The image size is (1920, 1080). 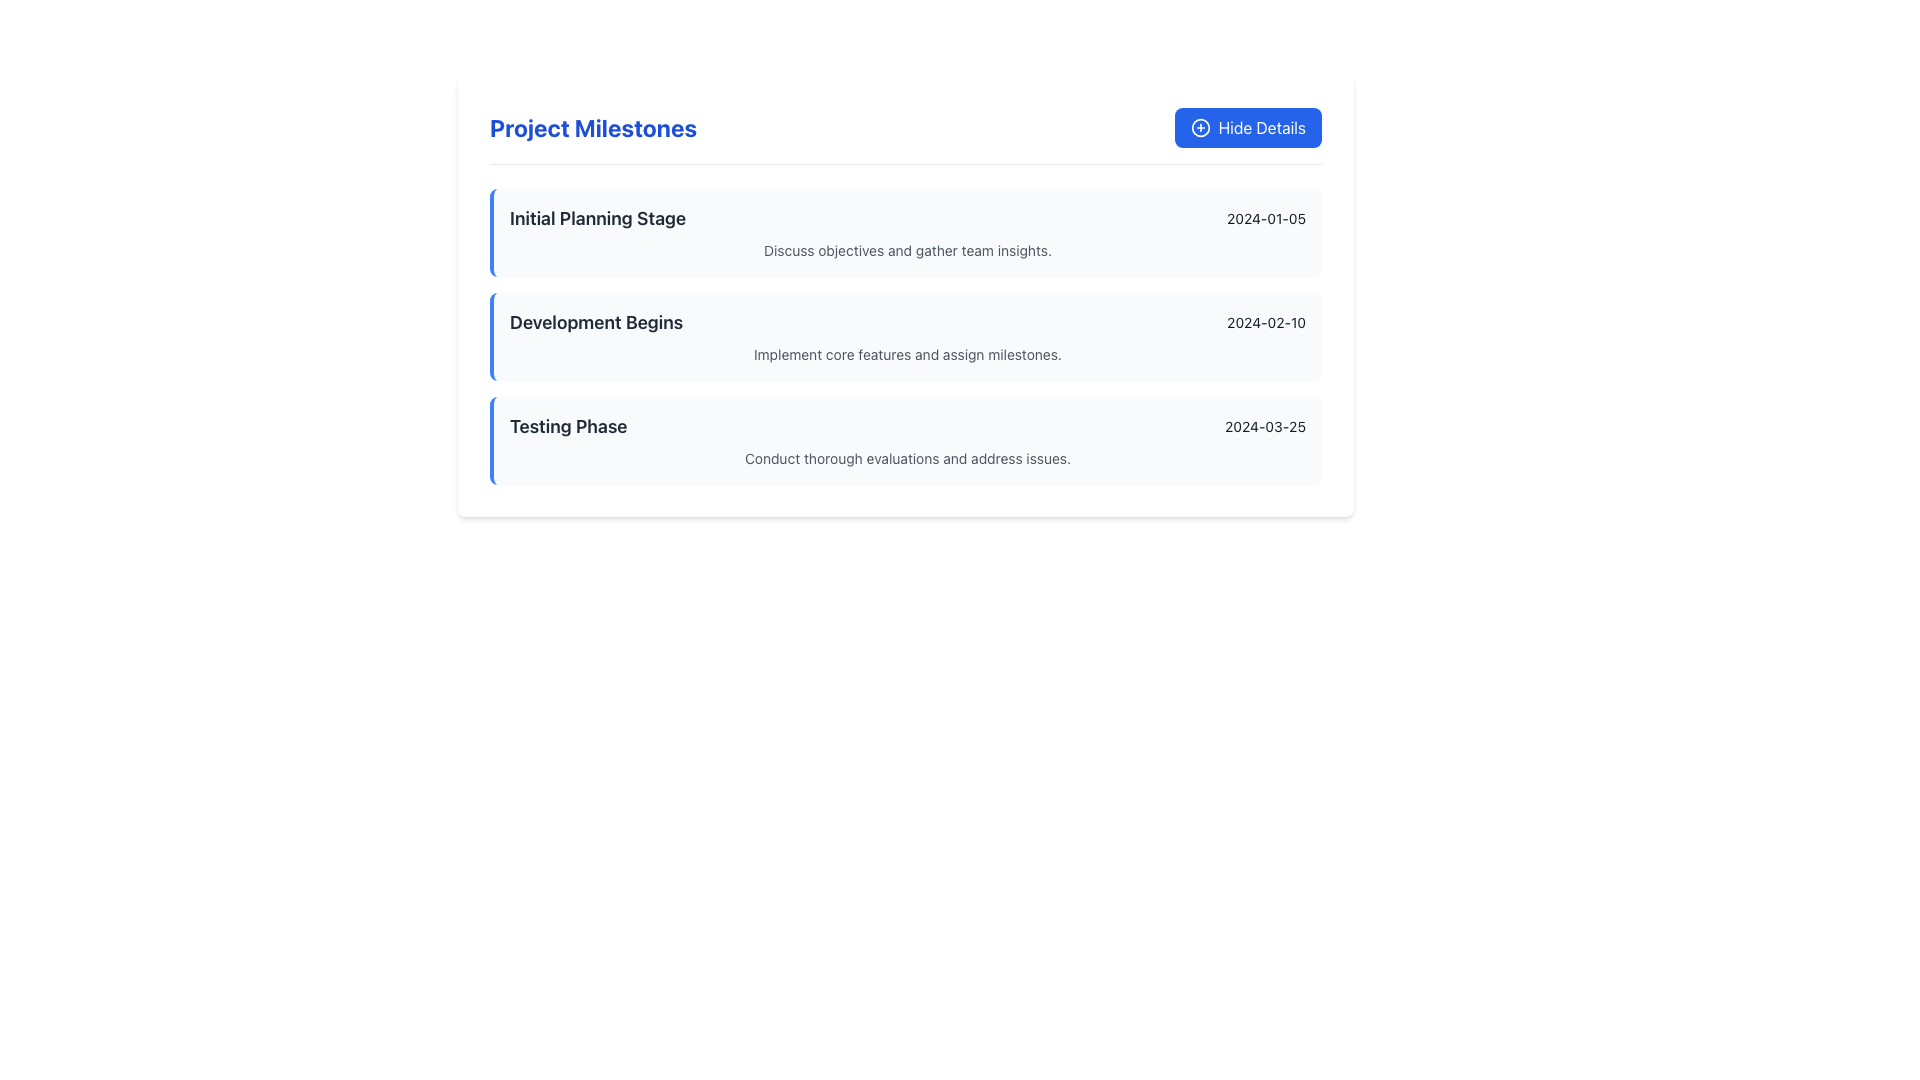 I want to click on the 'Hide Details' button with a blue background and a '+' icon, located to the right of the 'Project Milestones' heading, so click(x=1247, y=127).